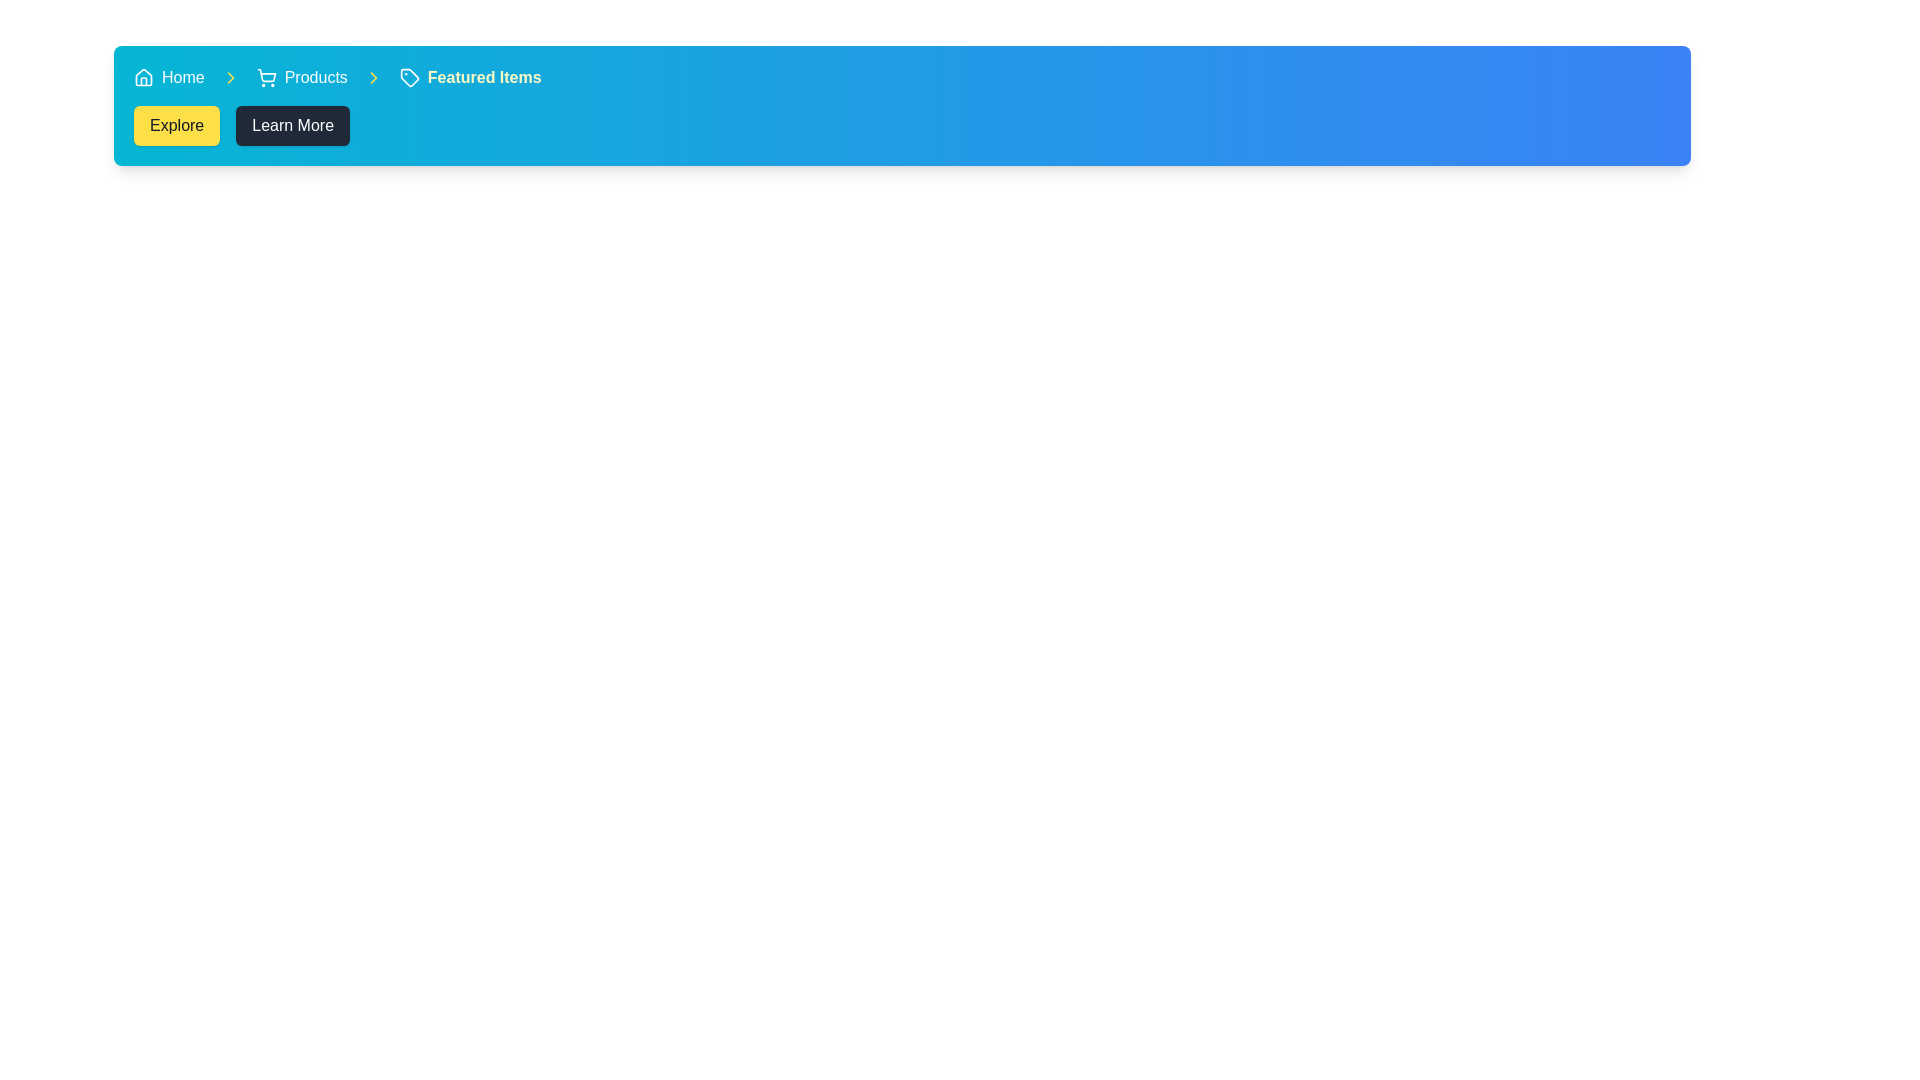  What do you see at coordinates (169, 76) in the screenshot?
I see `the 'Home' link in the breadcrumb navigation bar` at bounding box center [169, 76].